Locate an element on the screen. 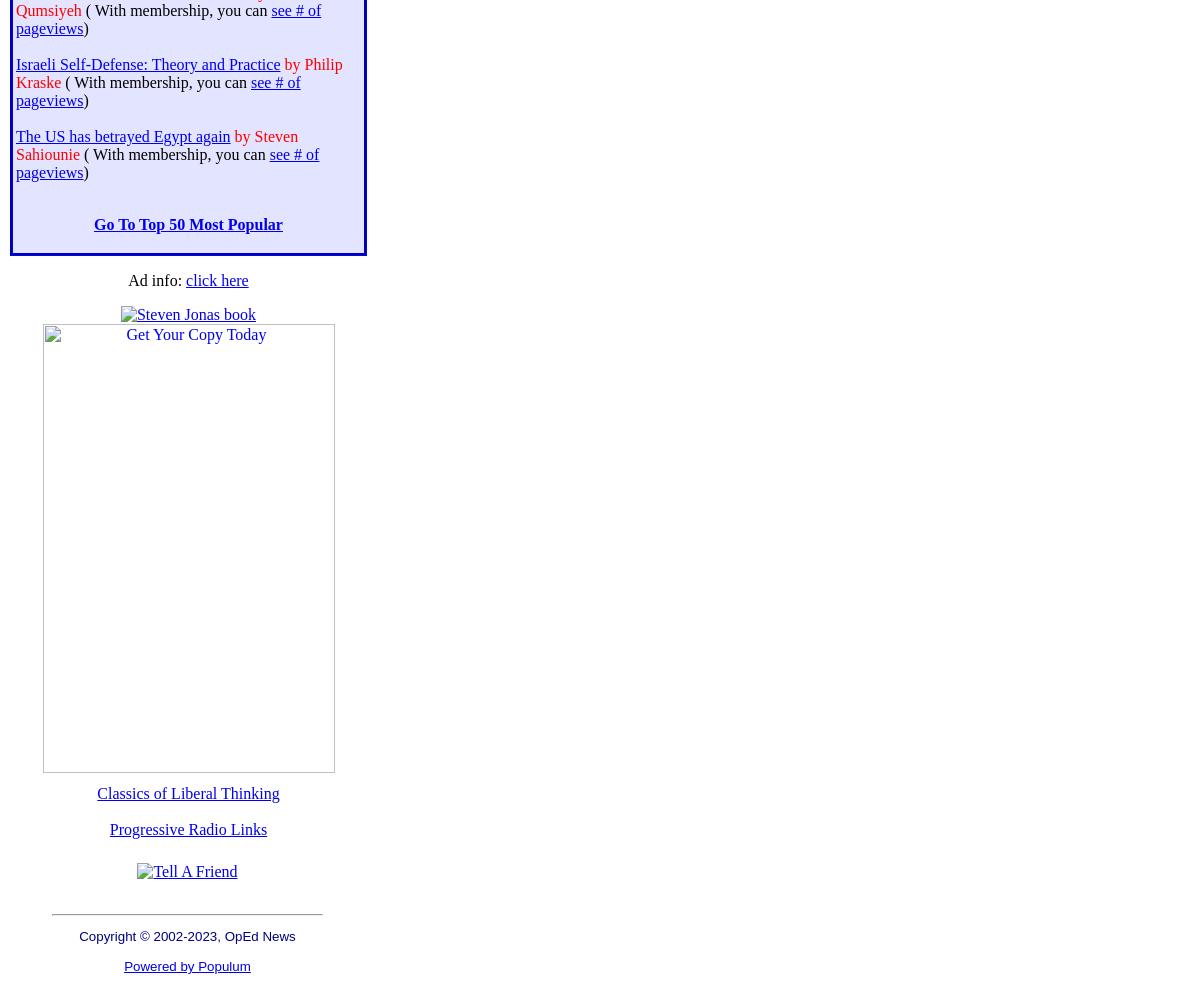  'Ad info:' is located at coordinates (155, 279).